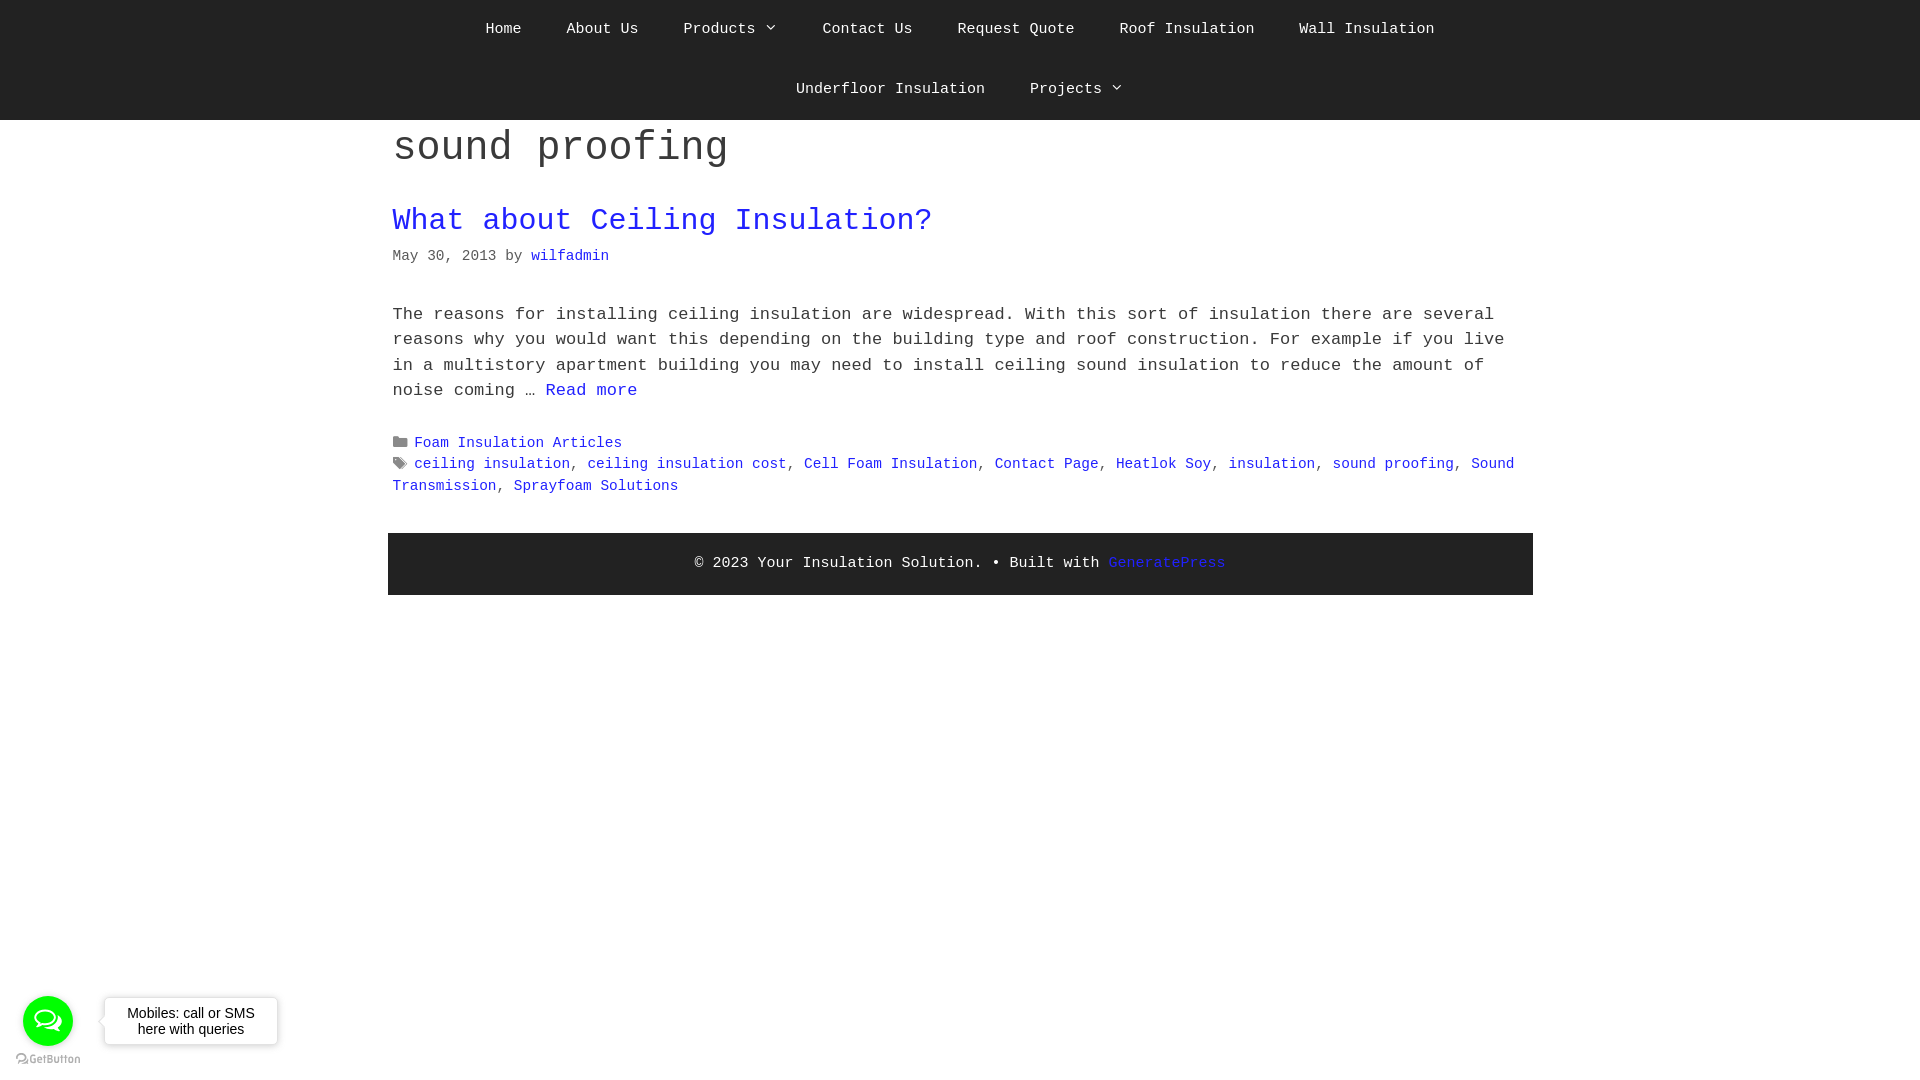 Image resolution: width=1920 pixels, height=1080 pixels. What do you see at coordinates (889, 463) in the screenshot?
I see `'Cell Foam Insulation'` at bounding box center [889, 463].